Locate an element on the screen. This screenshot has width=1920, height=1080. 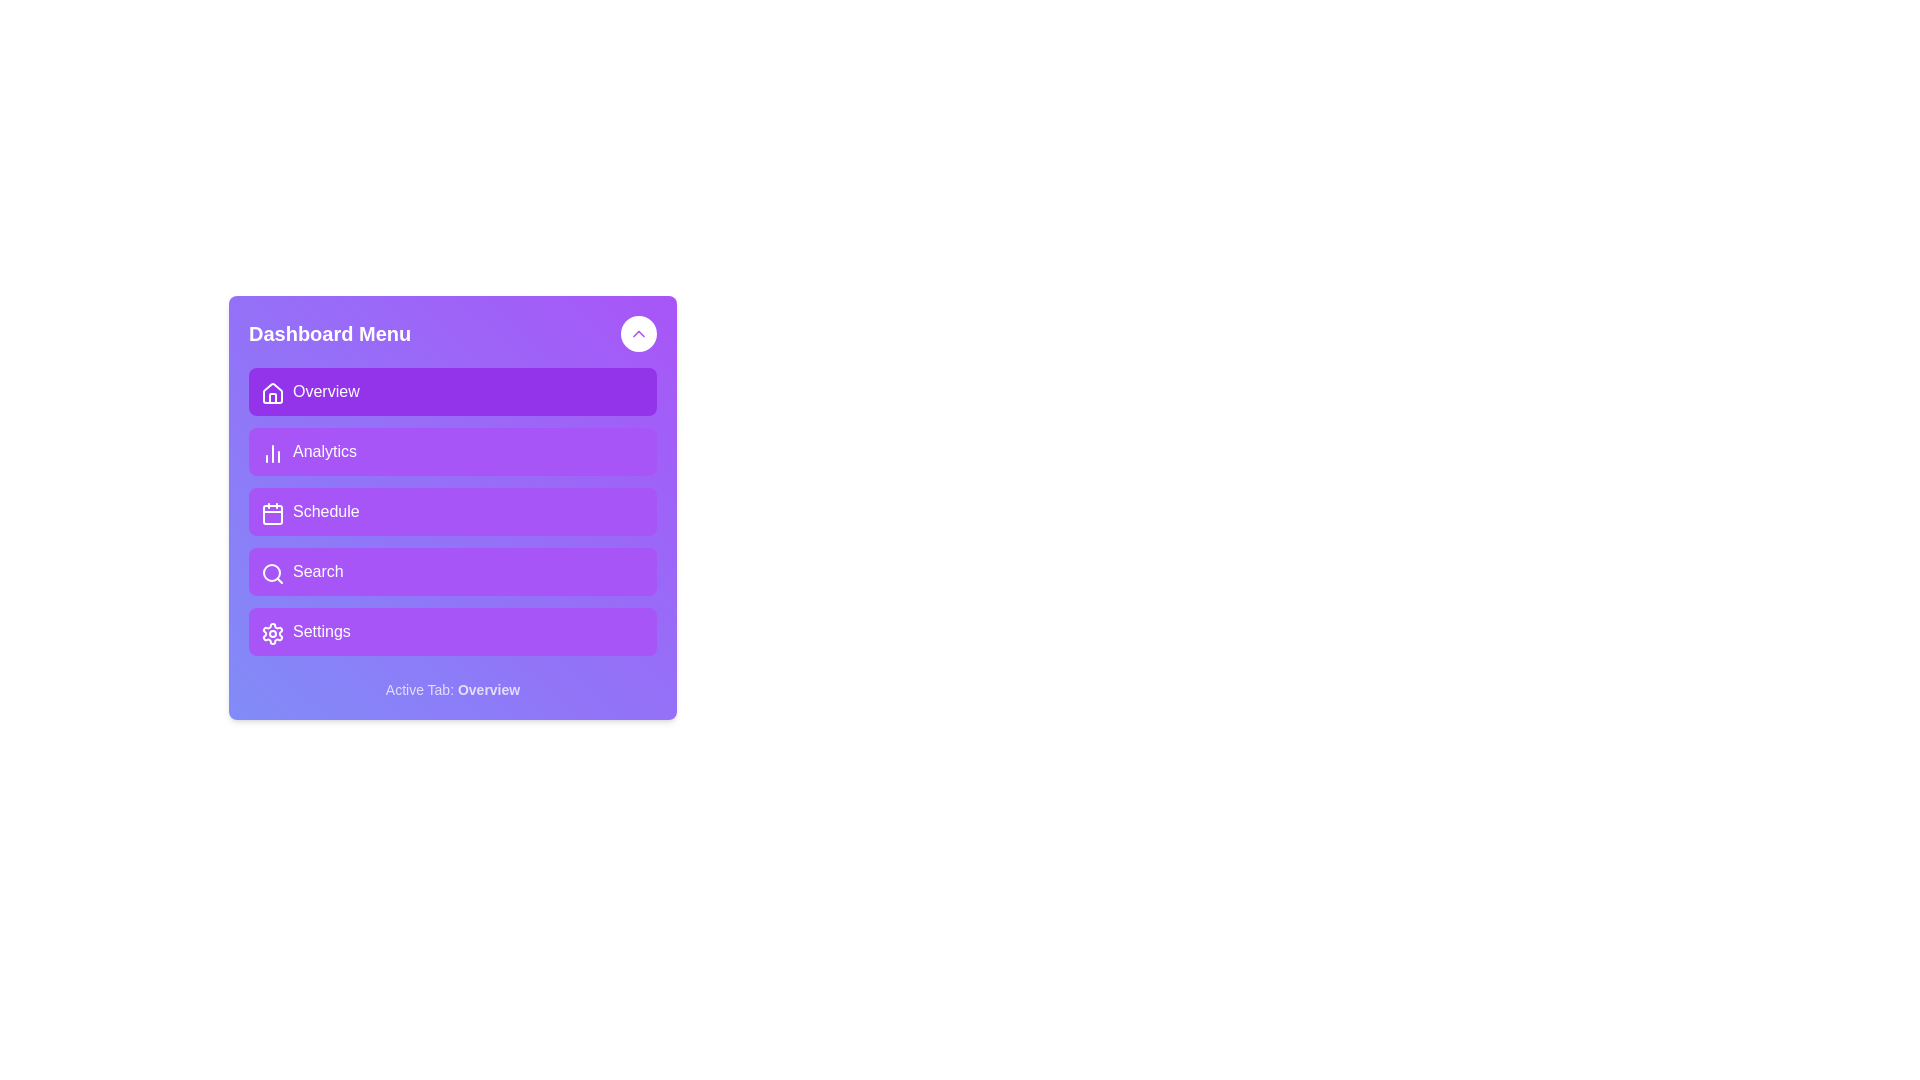
the gear icon, which is styled in white color and positioned within the purple 'Settings' button at the bottom of the sidebar menu is located at coordinates (269, 632).